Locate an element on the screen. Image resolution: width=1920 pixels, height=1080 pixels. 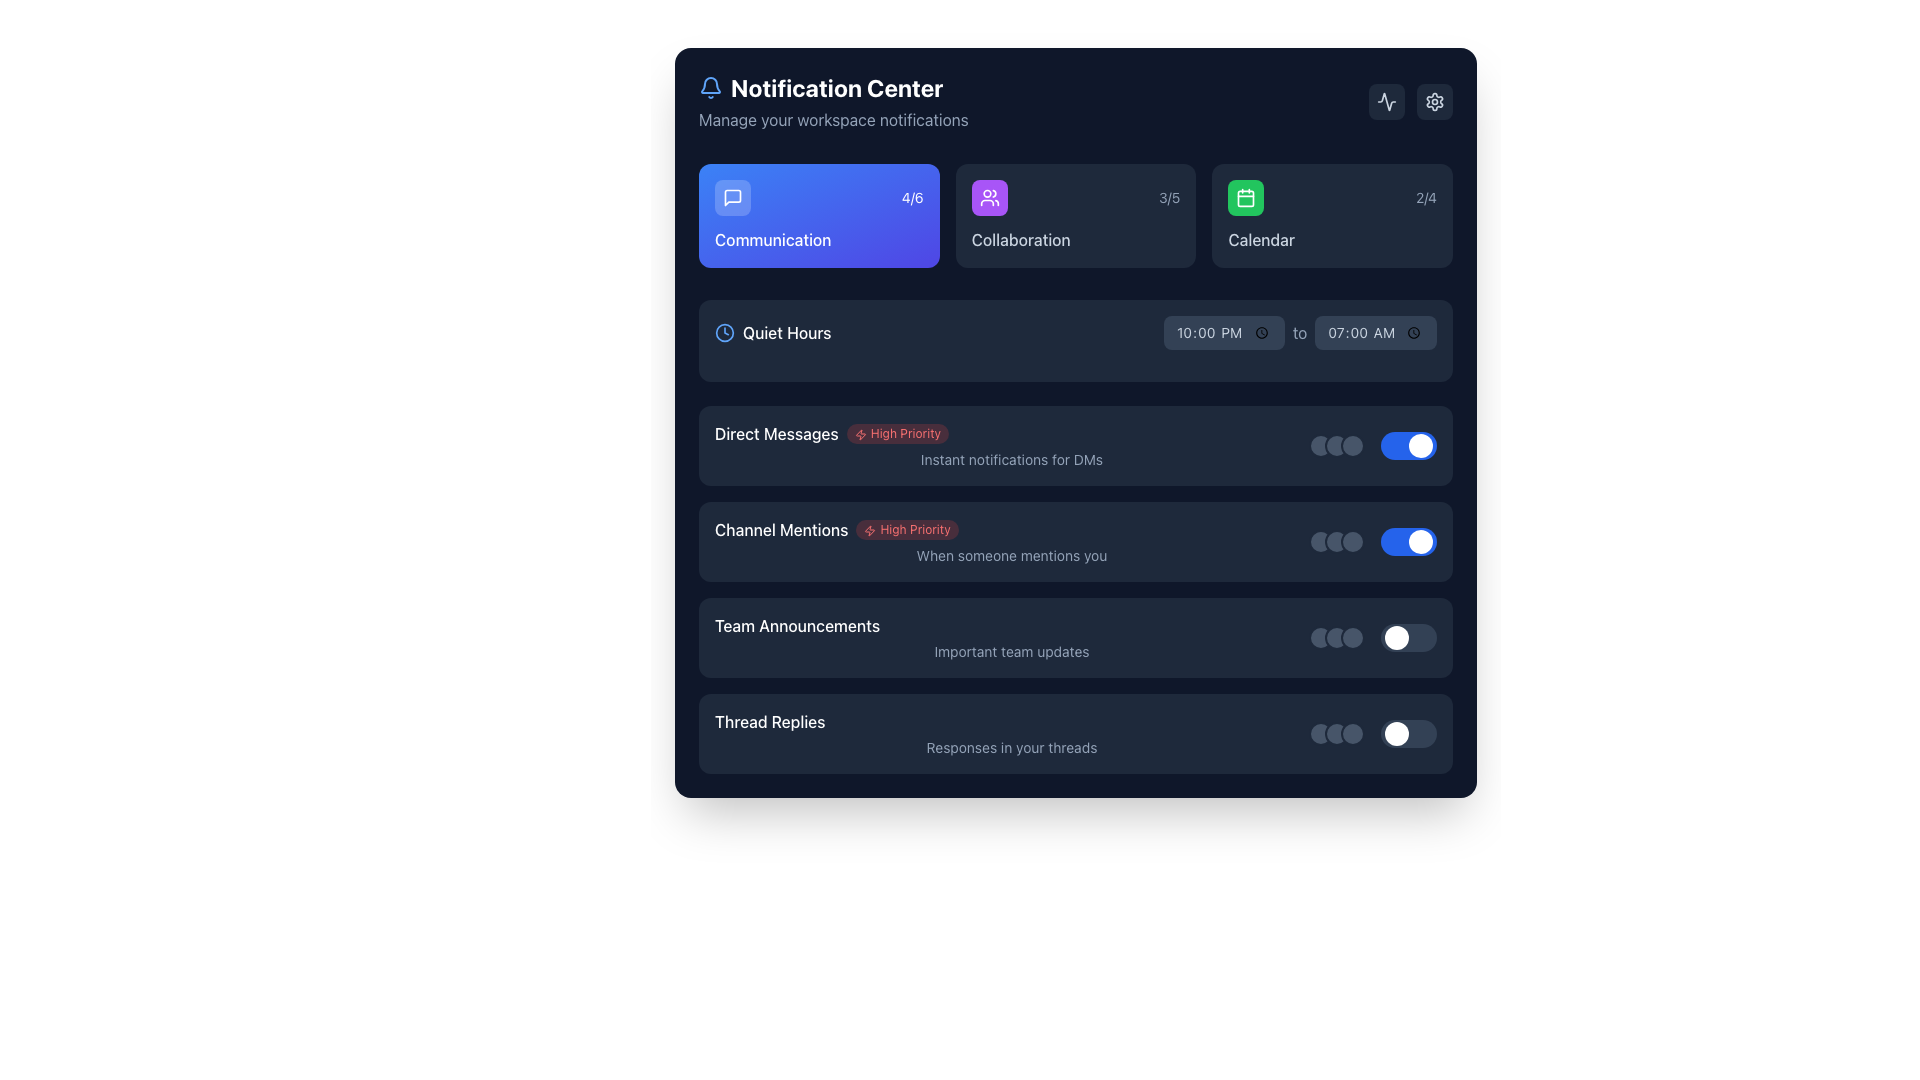
the middle circle of three identical circles grouped horizontally near the bottom of the central panel is located at coordinates (1337, 733).